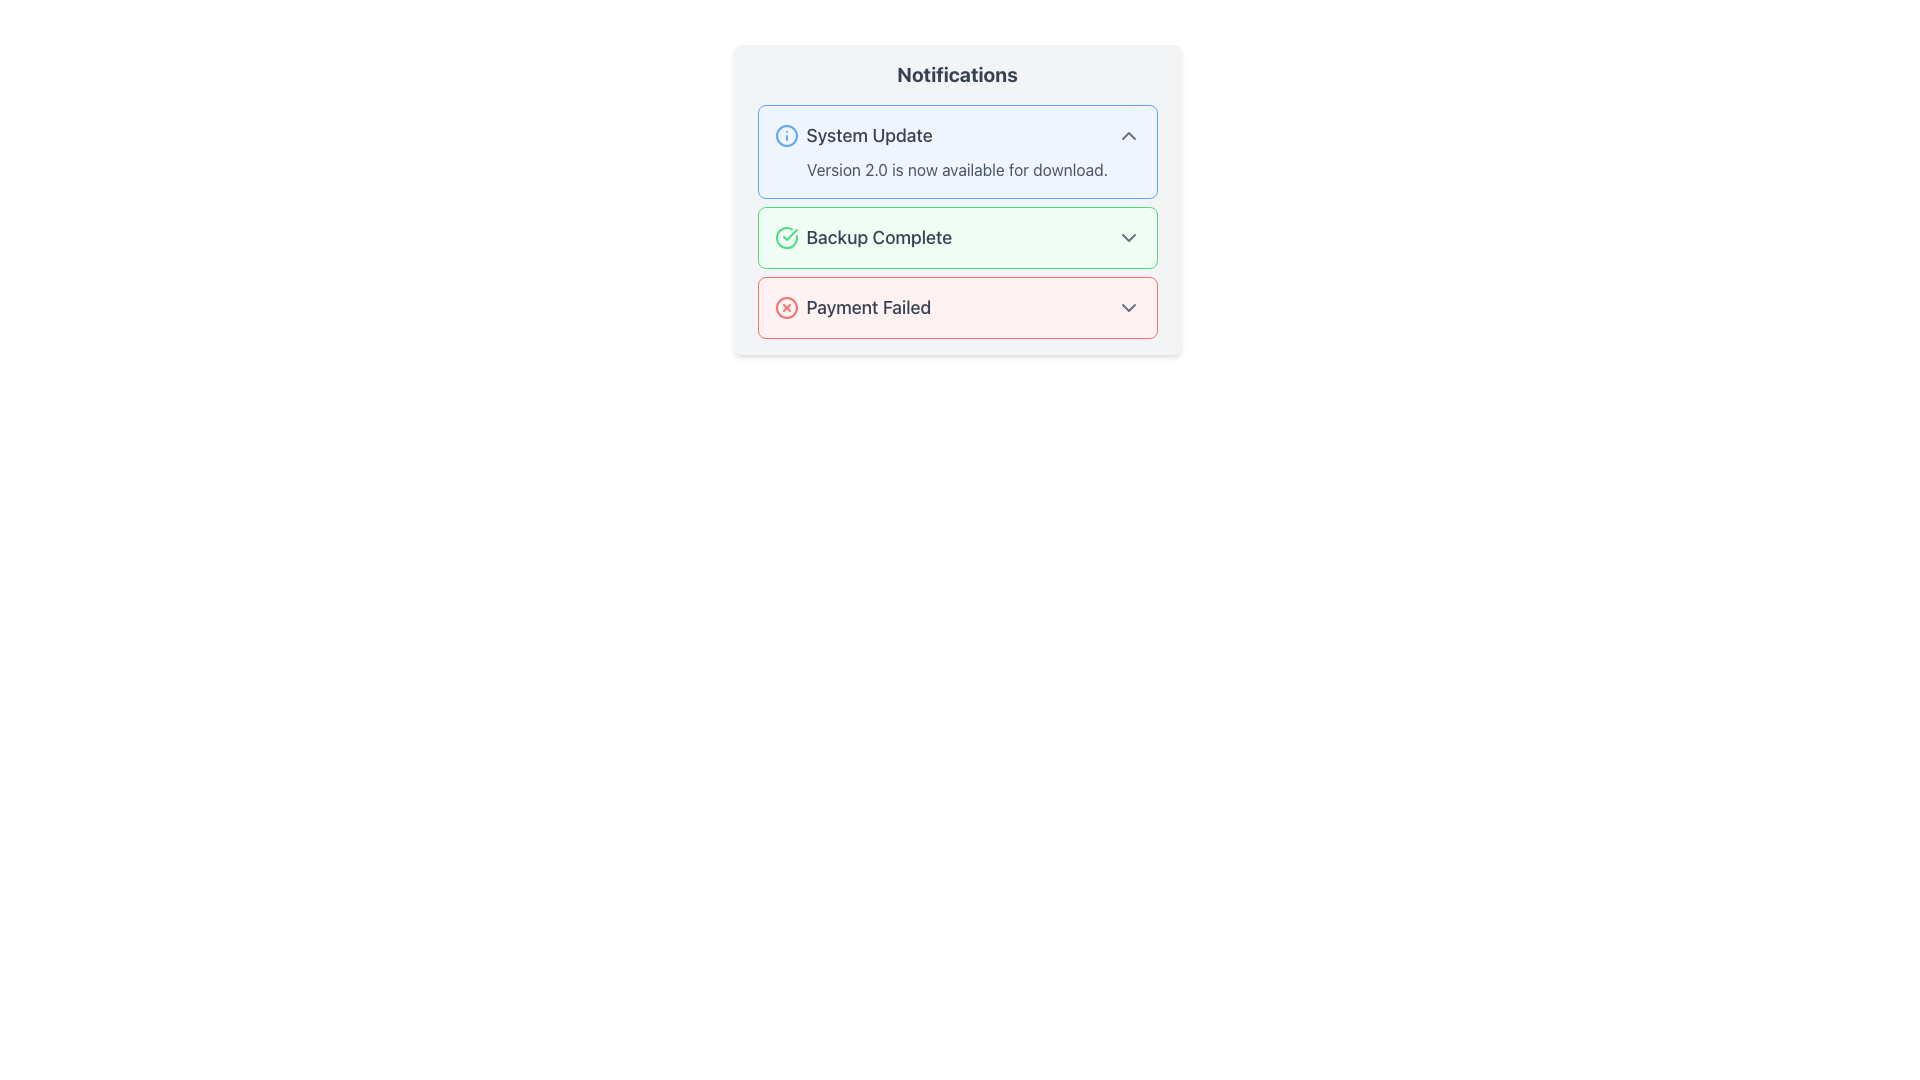 The image size is (1920, 1080). Describe the element at coordinates (956, 308) in the screenshot. I see `the notification message indicating a failed payment process` at that location.